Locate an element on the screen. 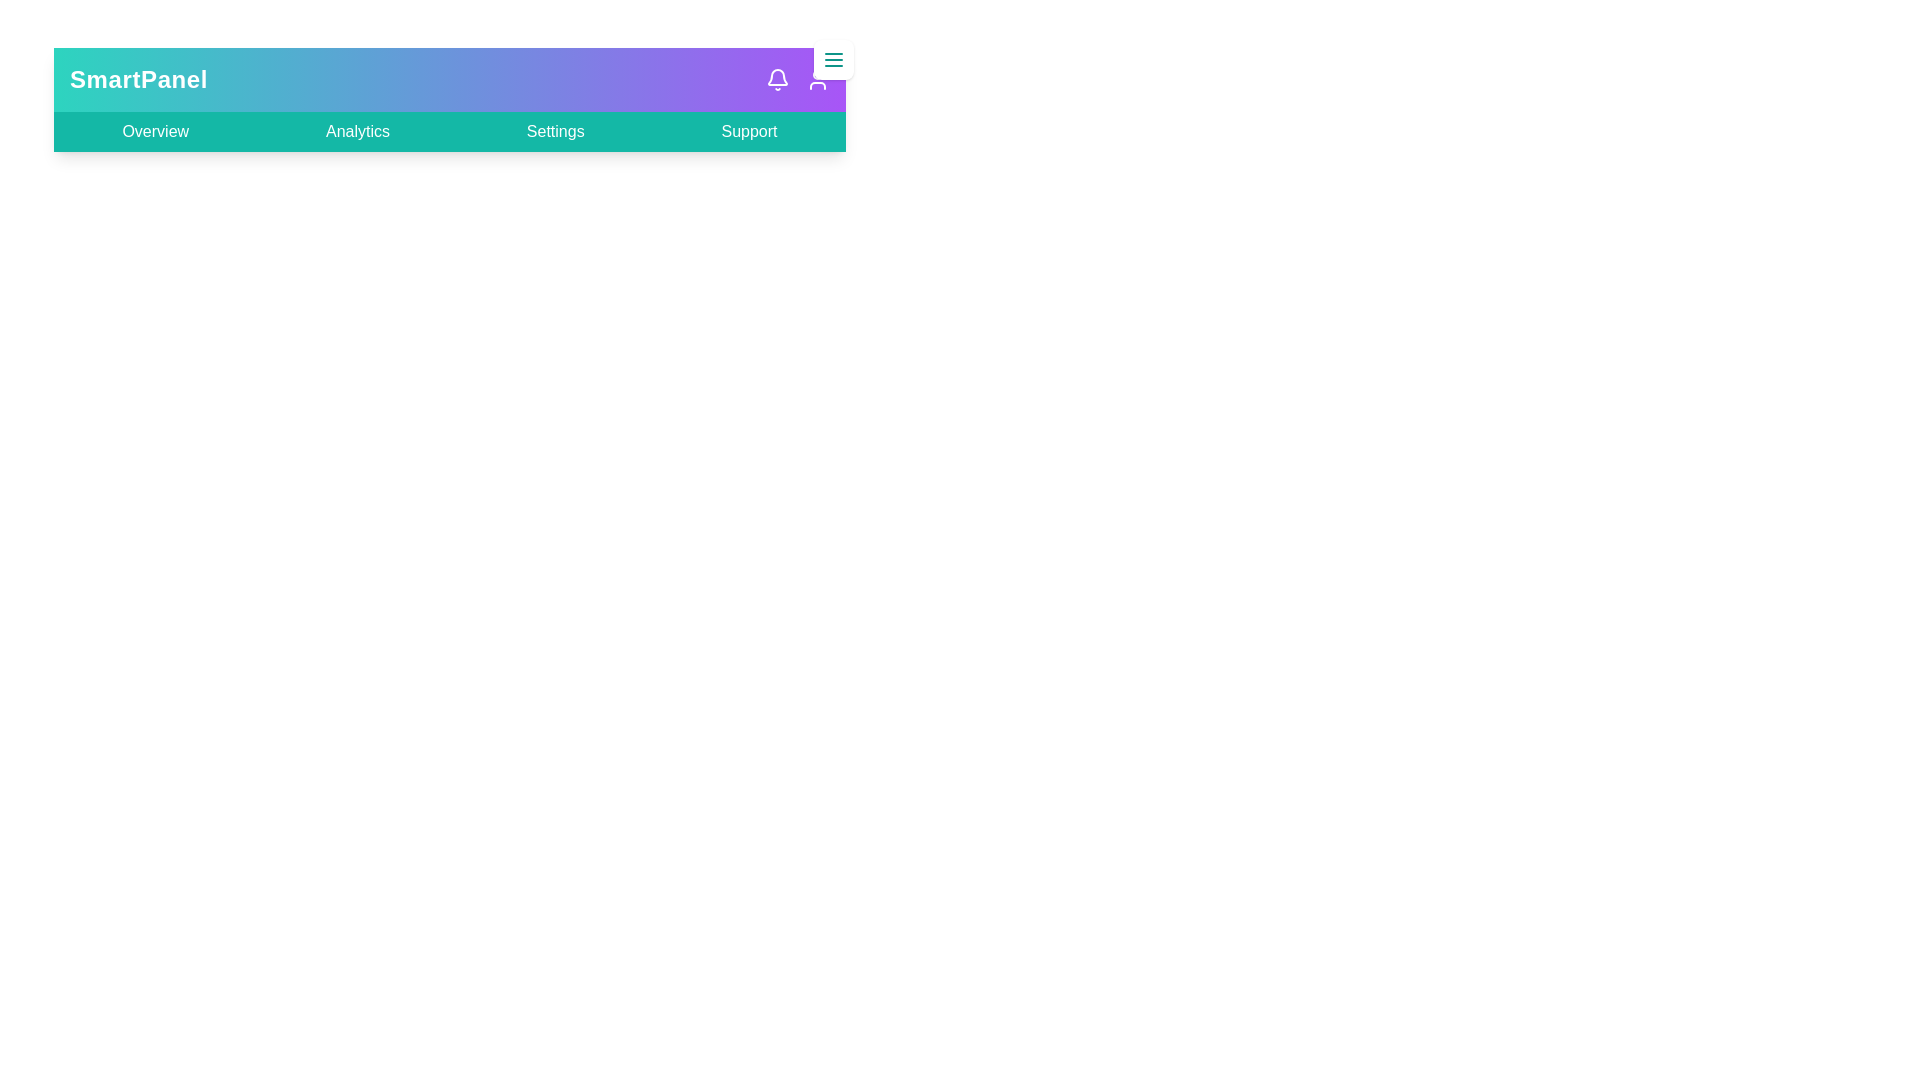 This screenshot has height=1080, width=1920. the Support link to navigate to the respective section is located at coordinates (748, 131).